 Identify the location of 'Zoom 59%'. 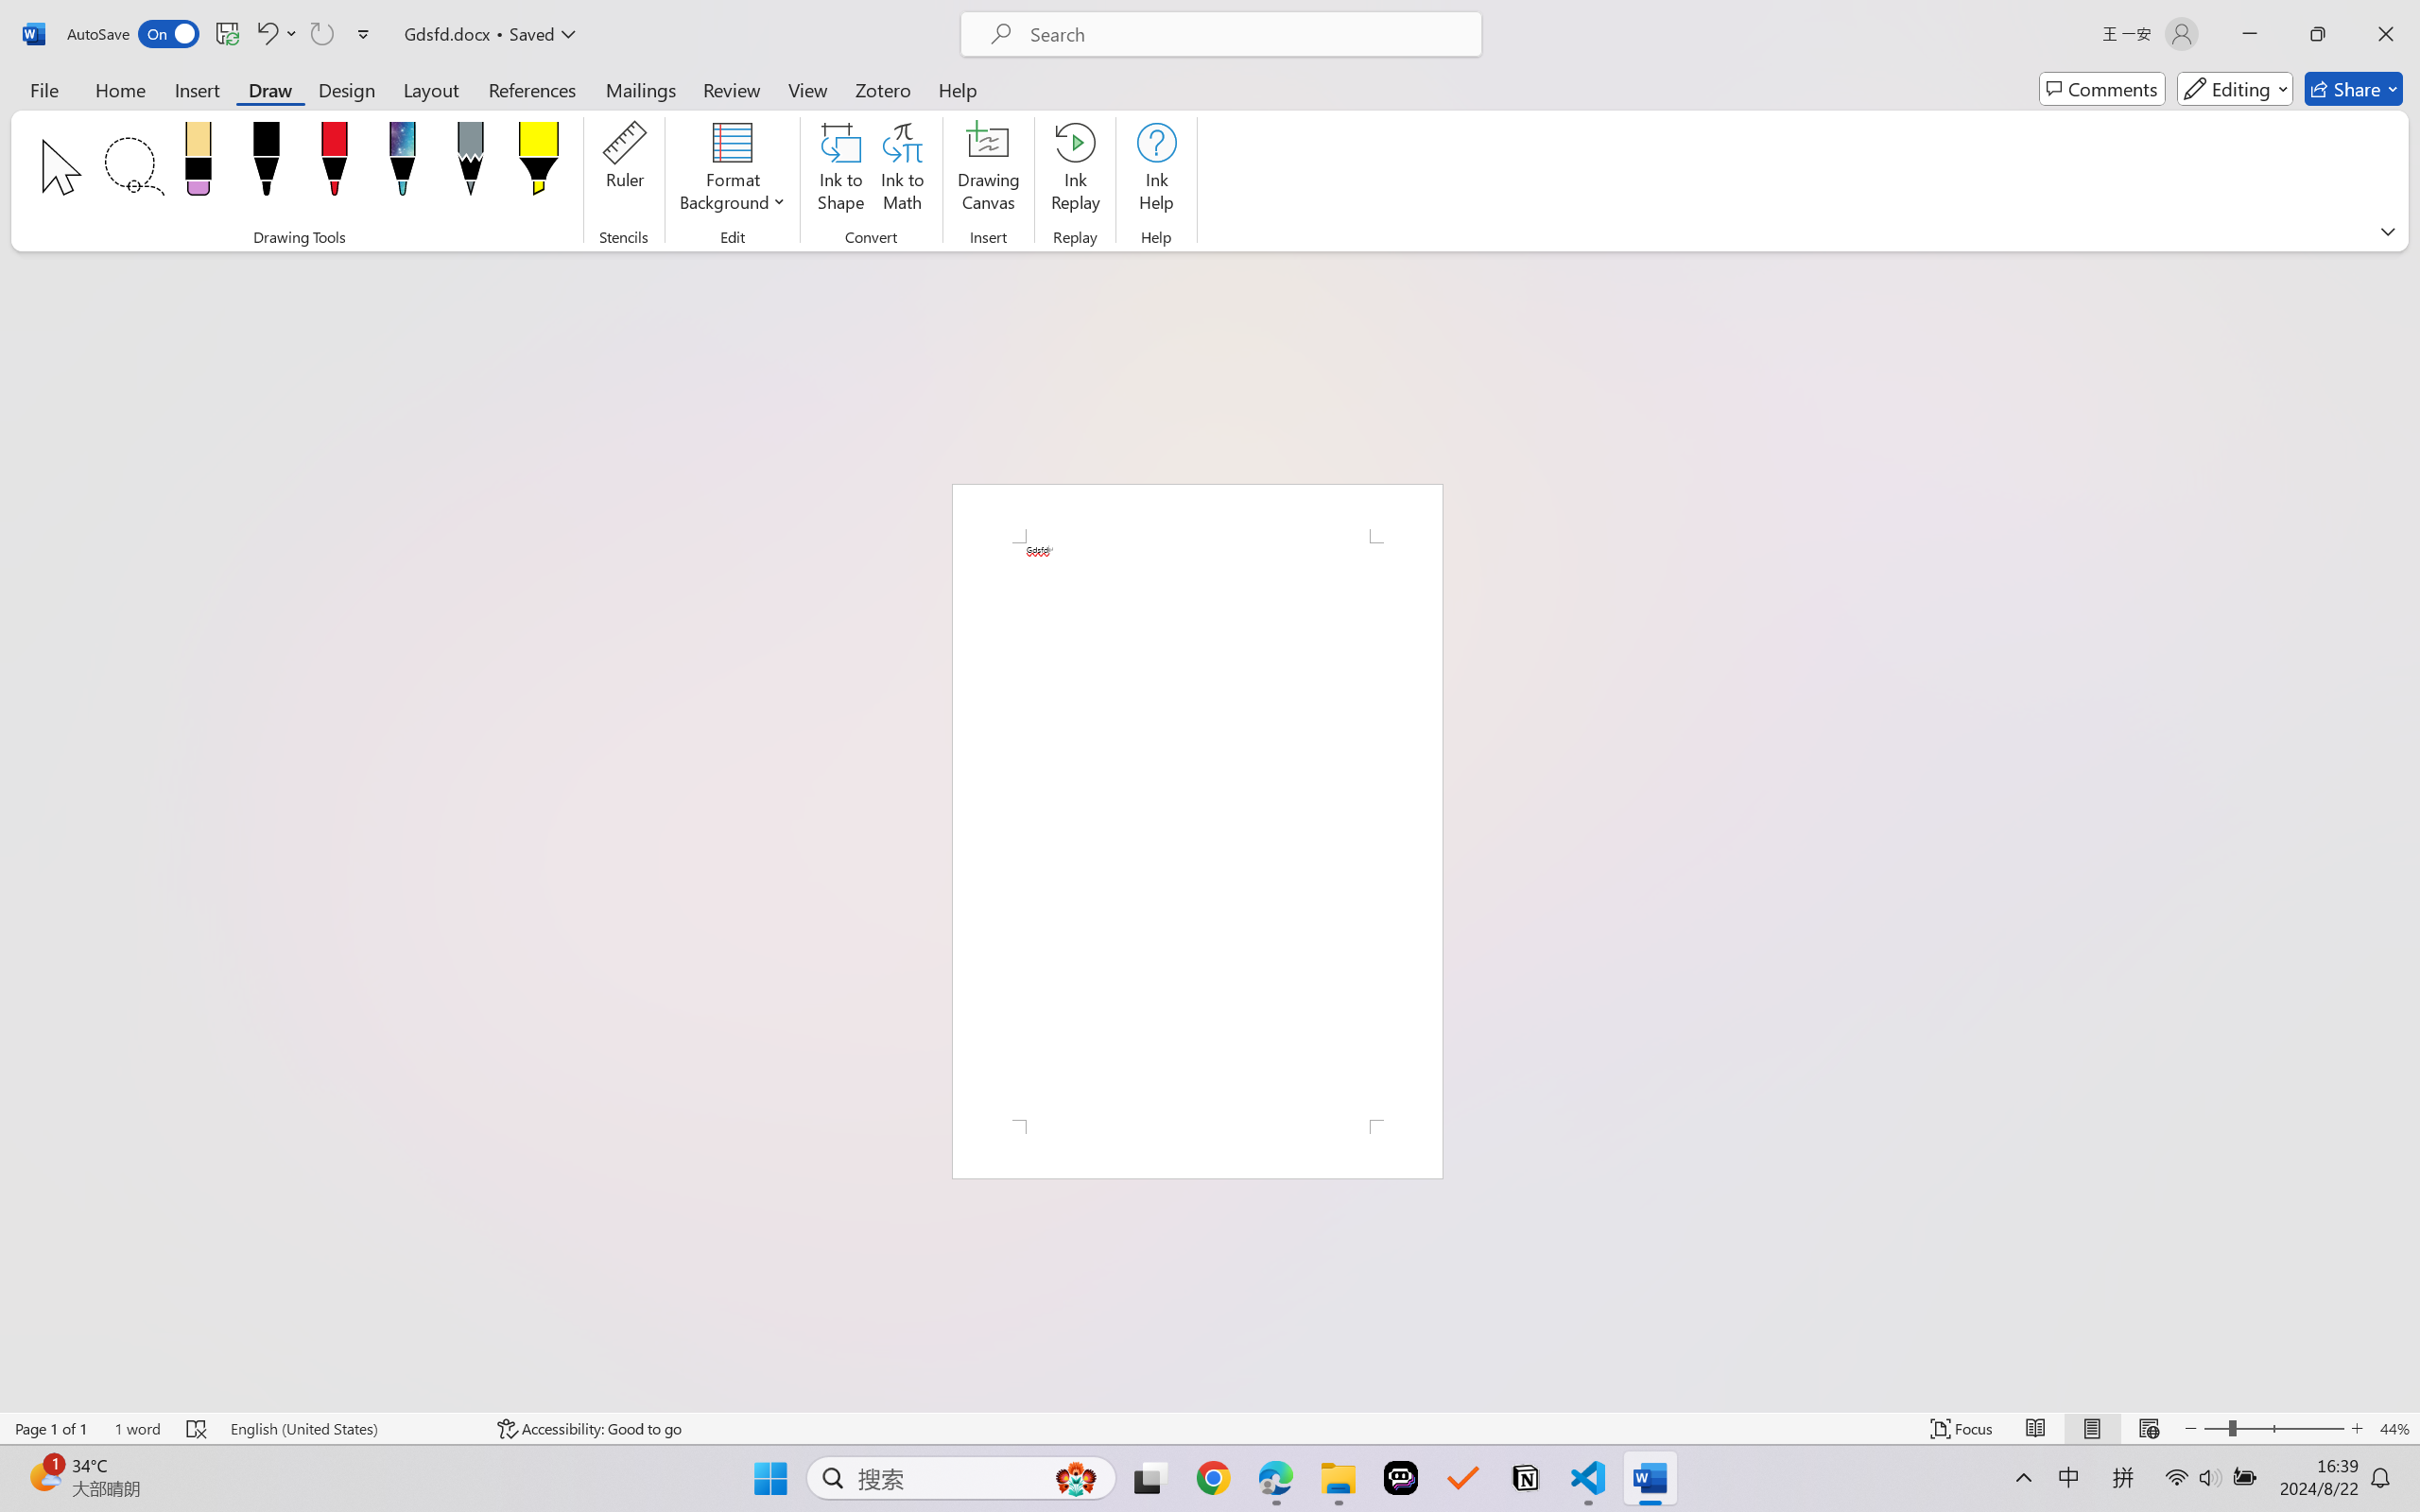
(2378, 1458).